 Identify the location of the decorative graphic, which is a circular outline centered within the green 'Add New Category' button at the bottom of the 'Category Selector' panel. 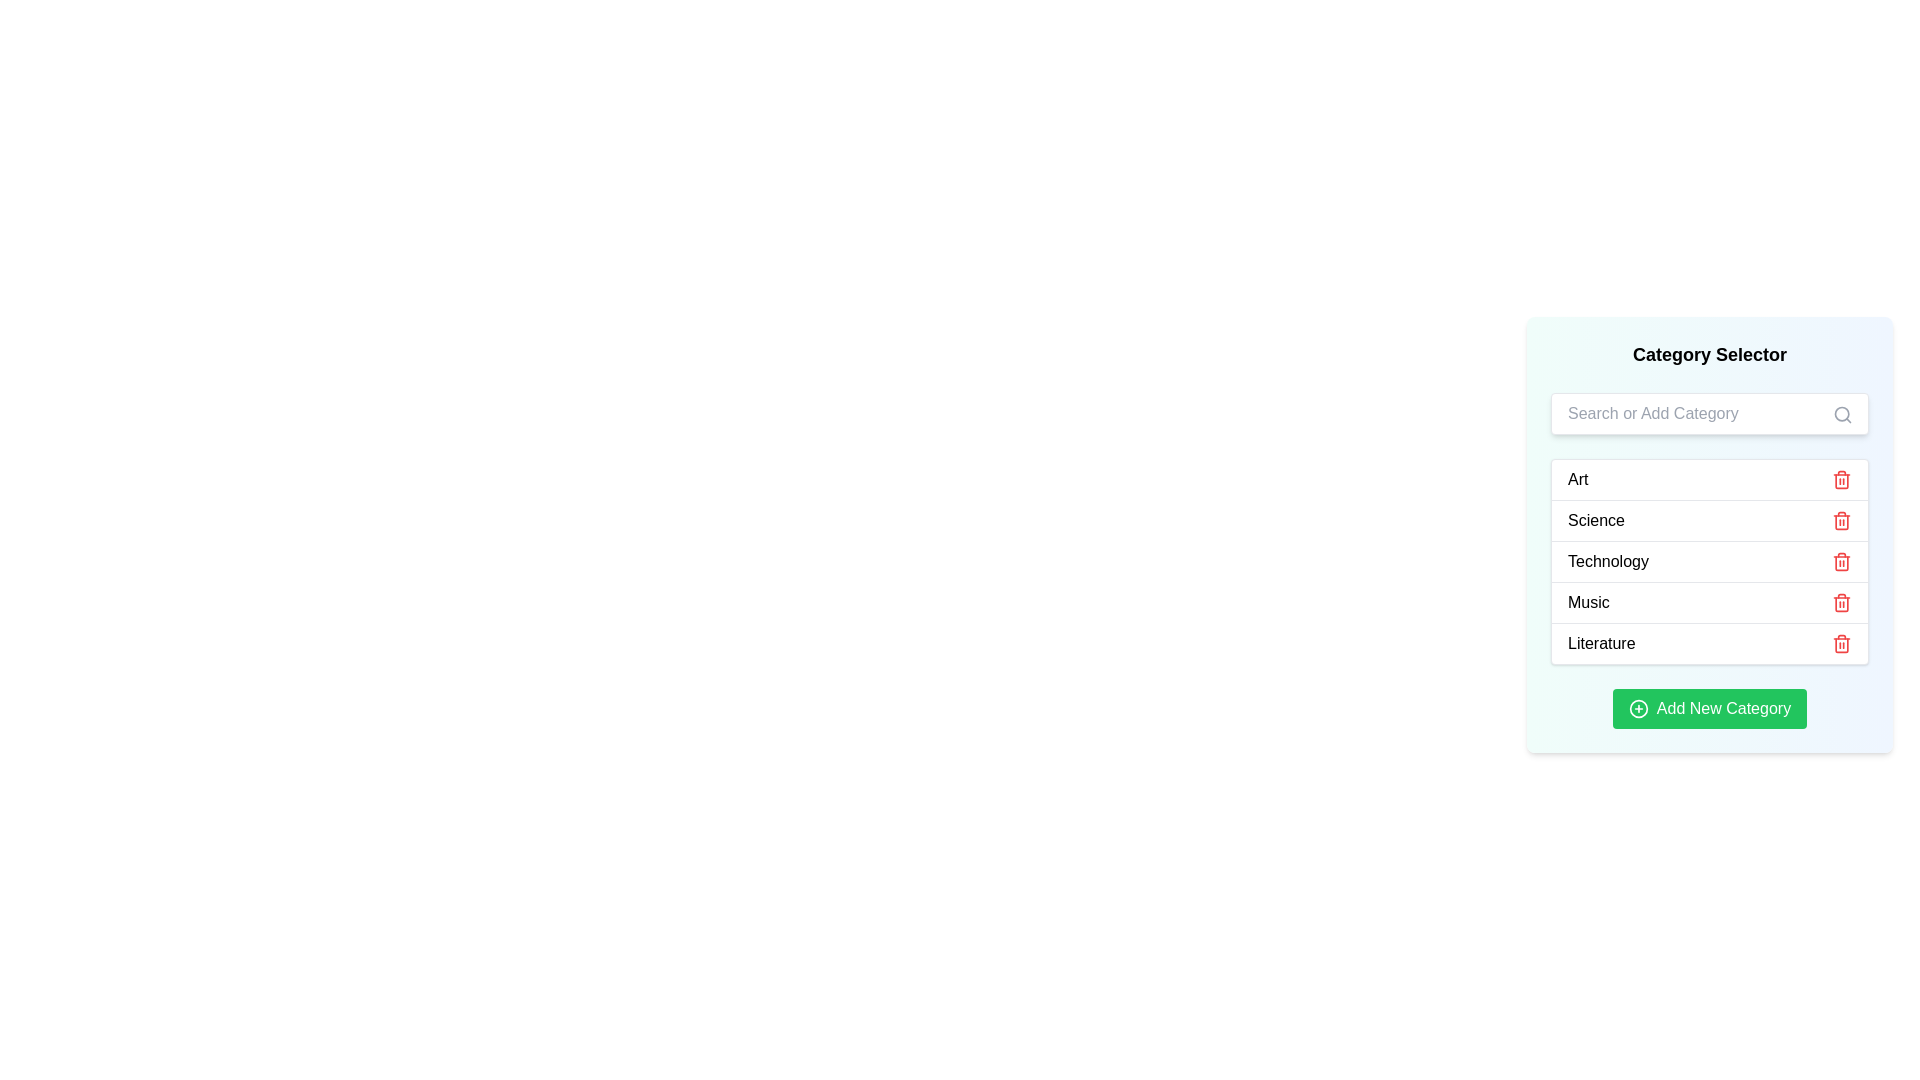
(1638, 708).